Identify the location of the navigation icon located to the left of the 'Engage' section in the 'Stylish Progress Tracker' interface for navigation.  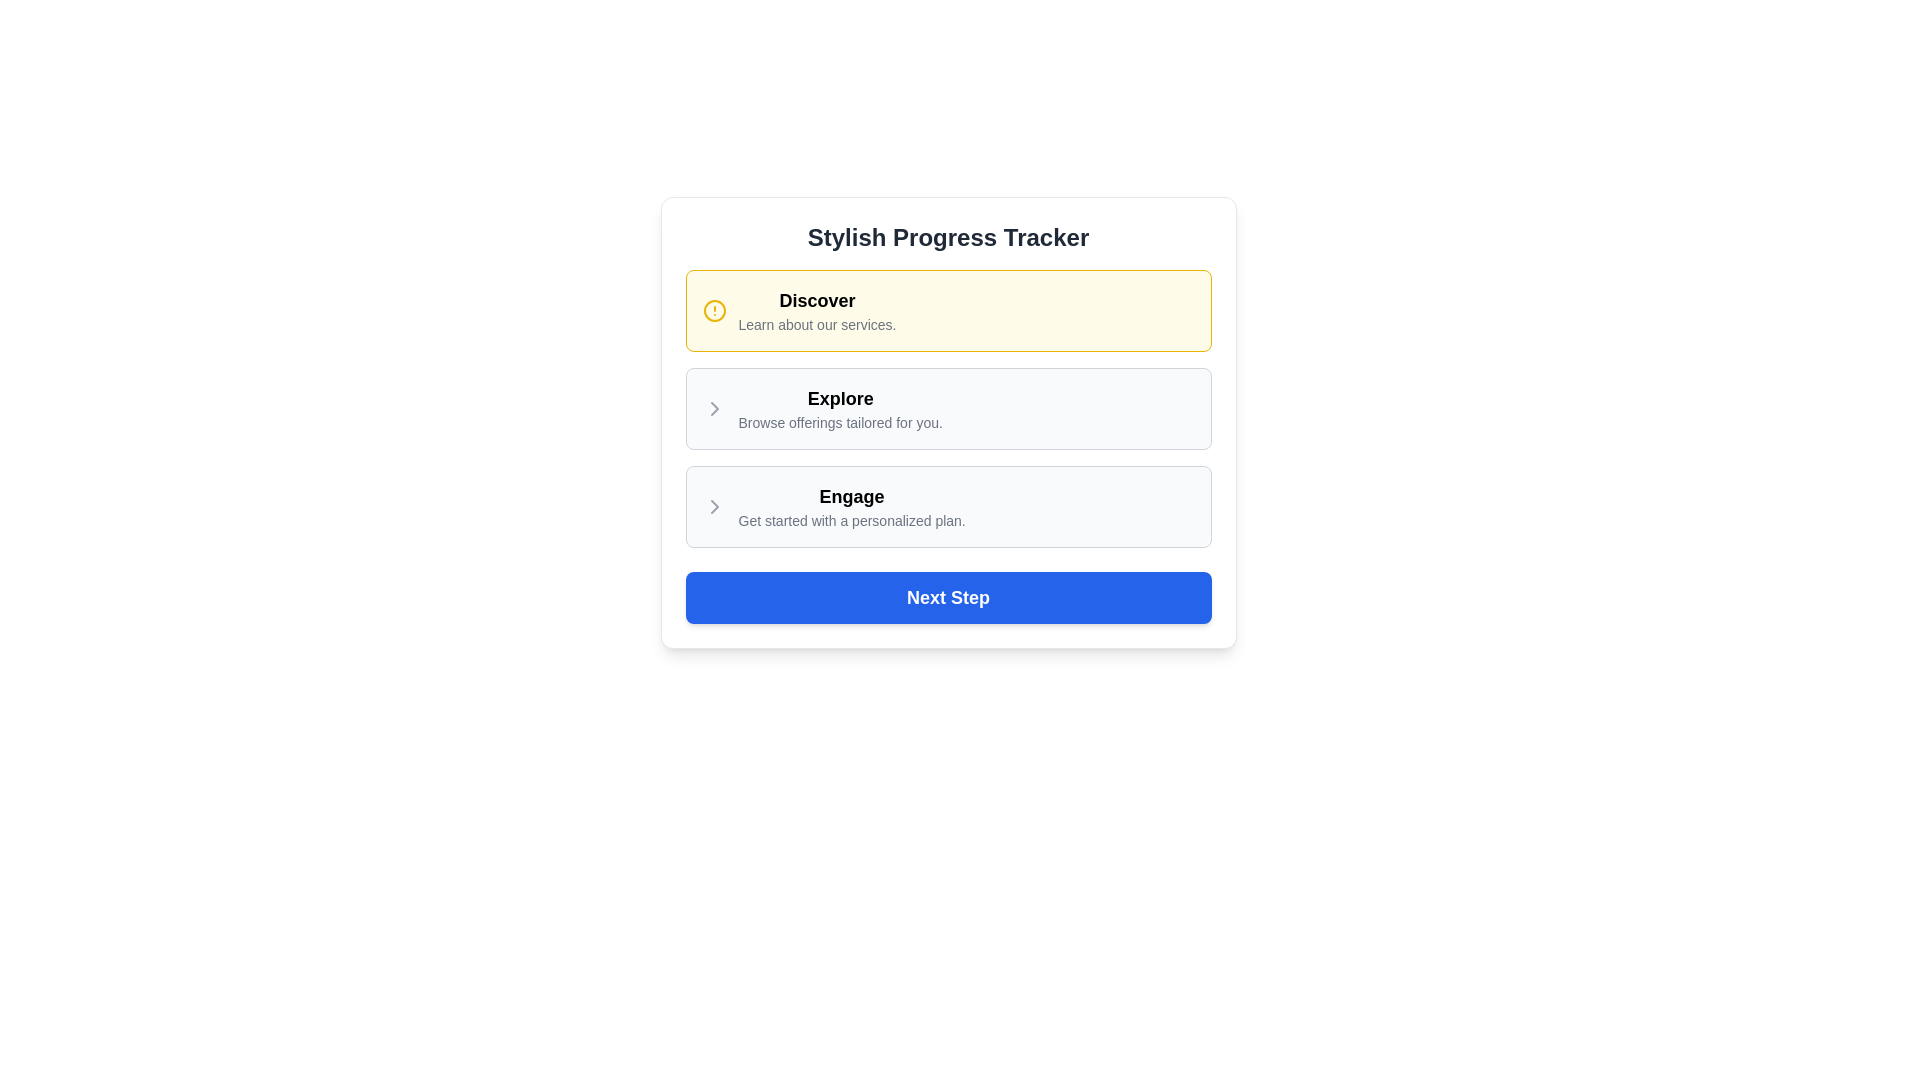
(714, 505).